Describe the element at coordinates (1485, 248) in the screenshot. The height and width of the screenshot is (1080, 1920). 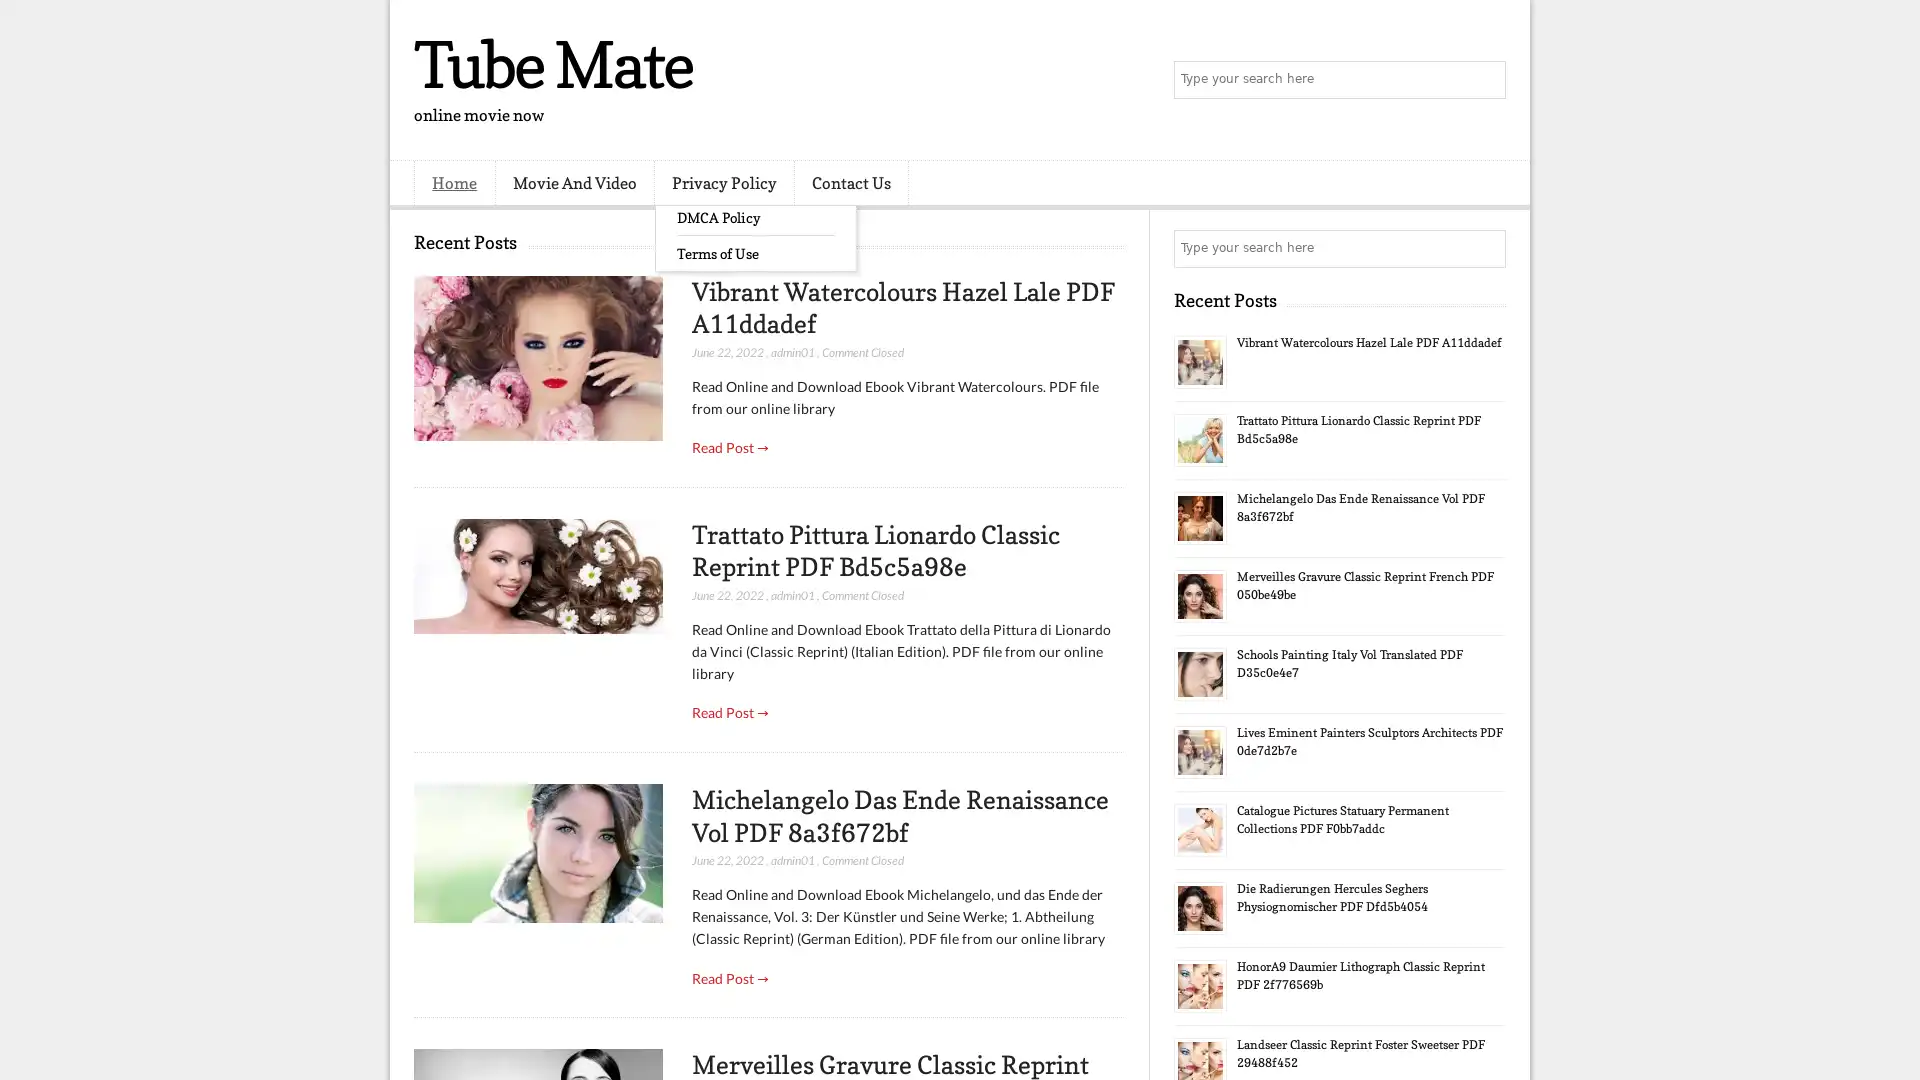
I see `Search` at that location.